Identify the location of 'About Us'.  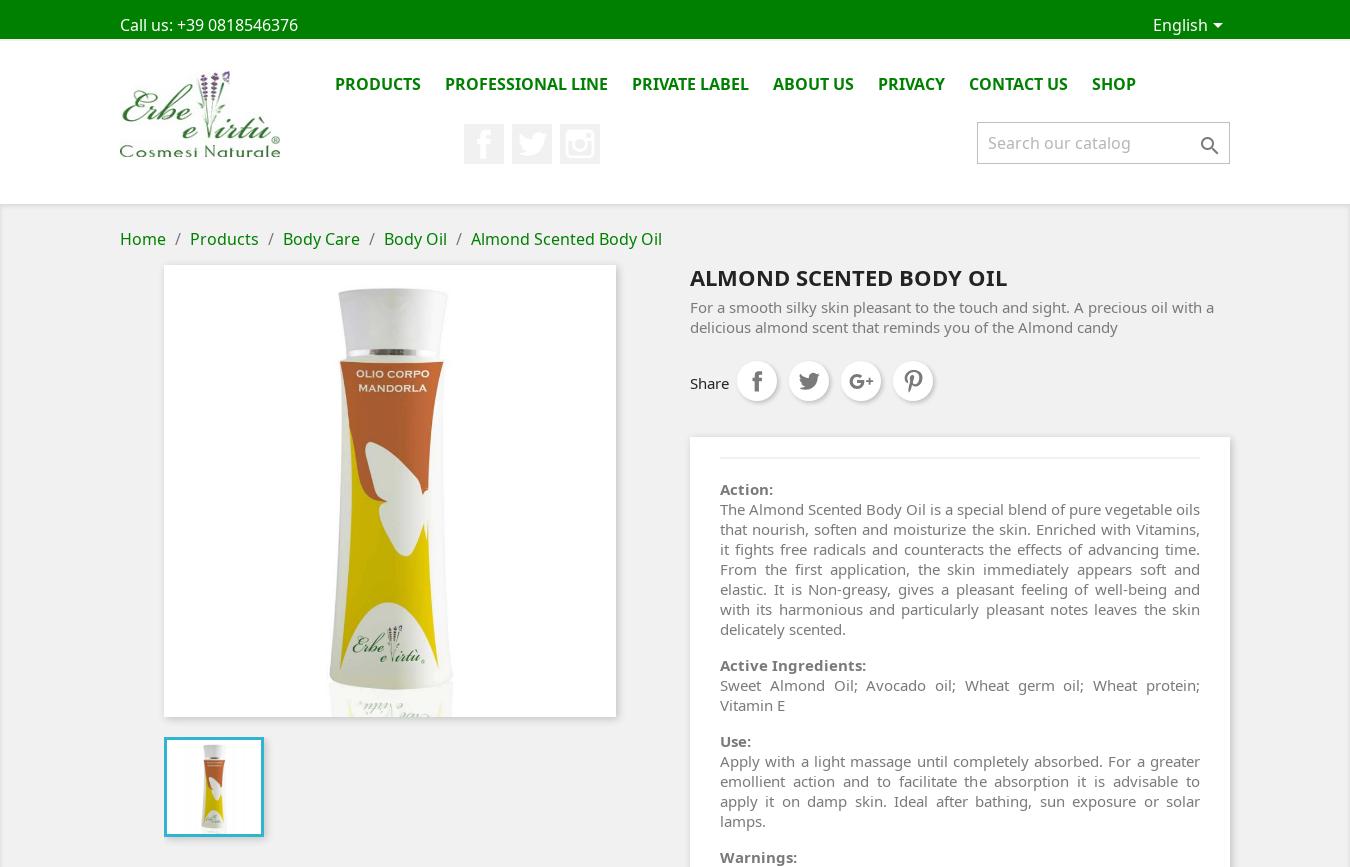
(813, 84).